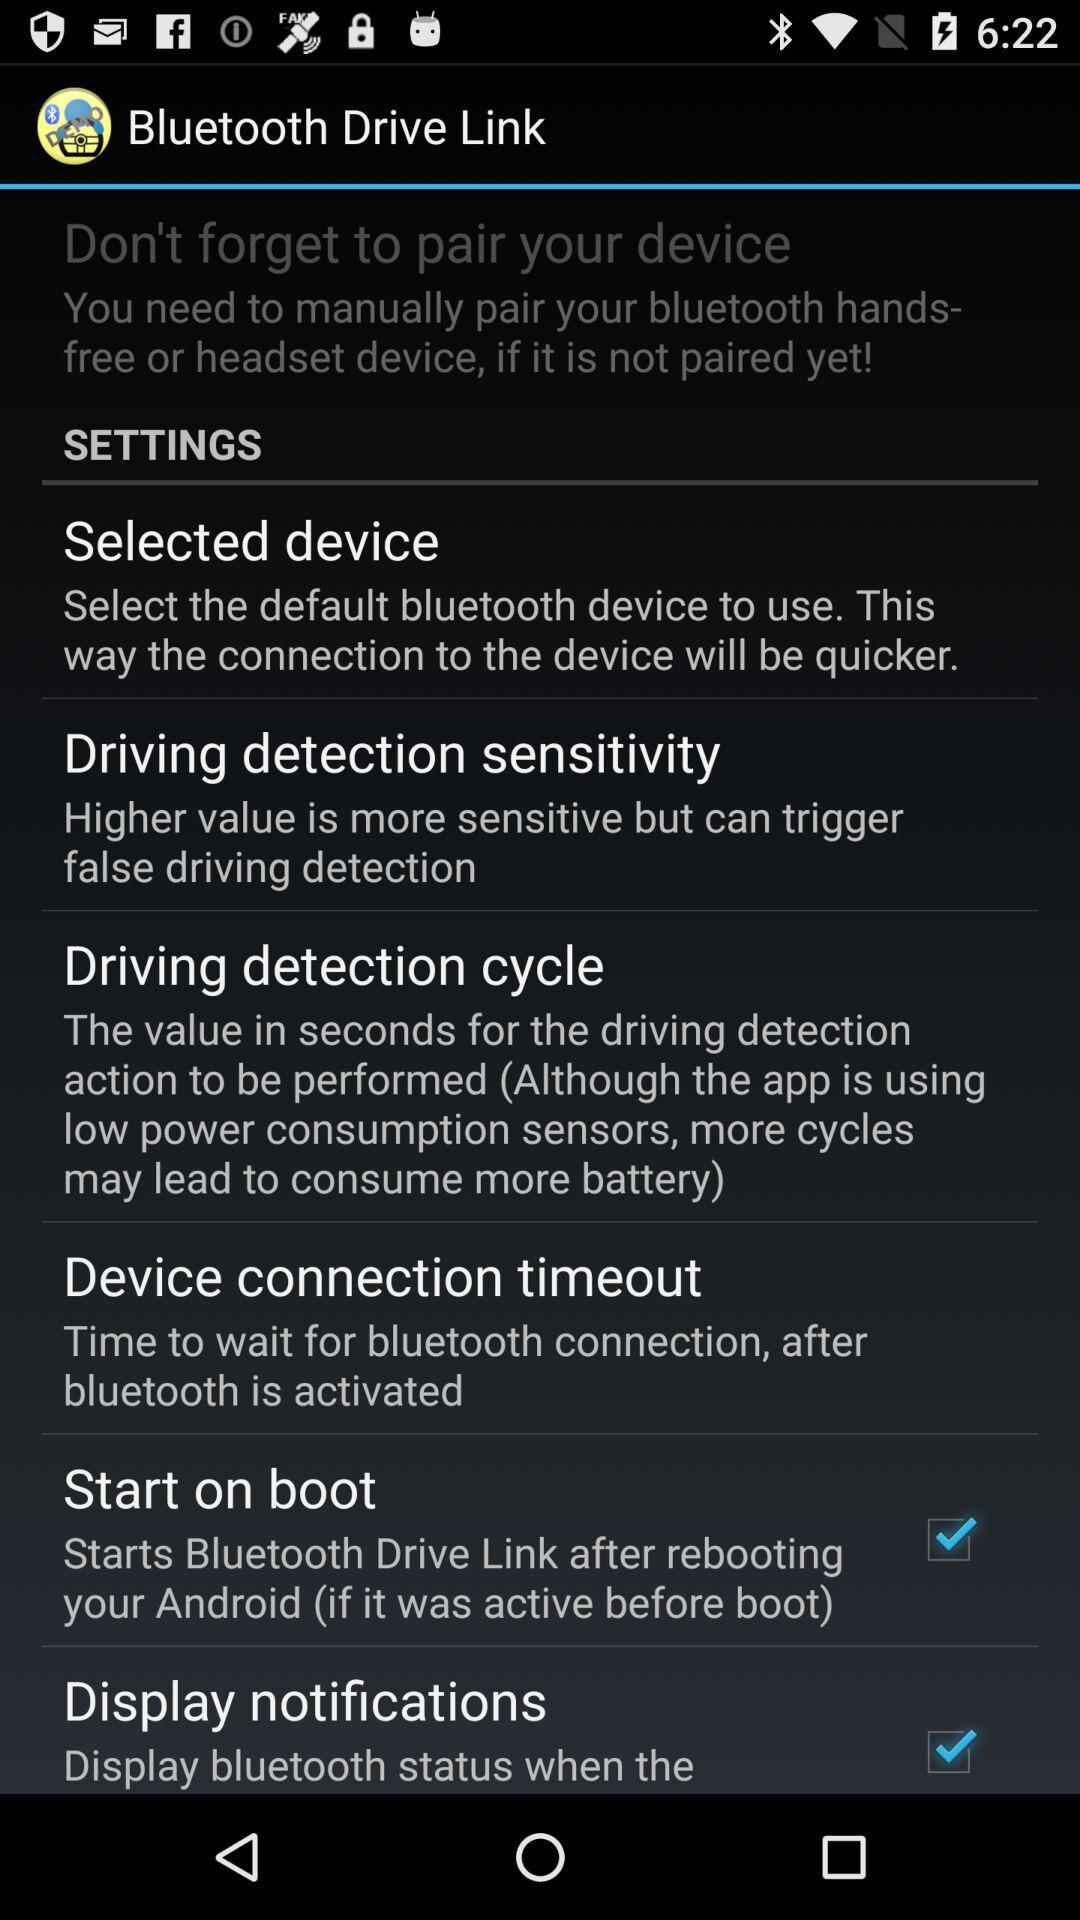 The width and height of the screenshot is (1080, 1920). What do you see at coordinates (525, 330) in the screenshot?
I see `you need to app` at bounding box center [525, 330].